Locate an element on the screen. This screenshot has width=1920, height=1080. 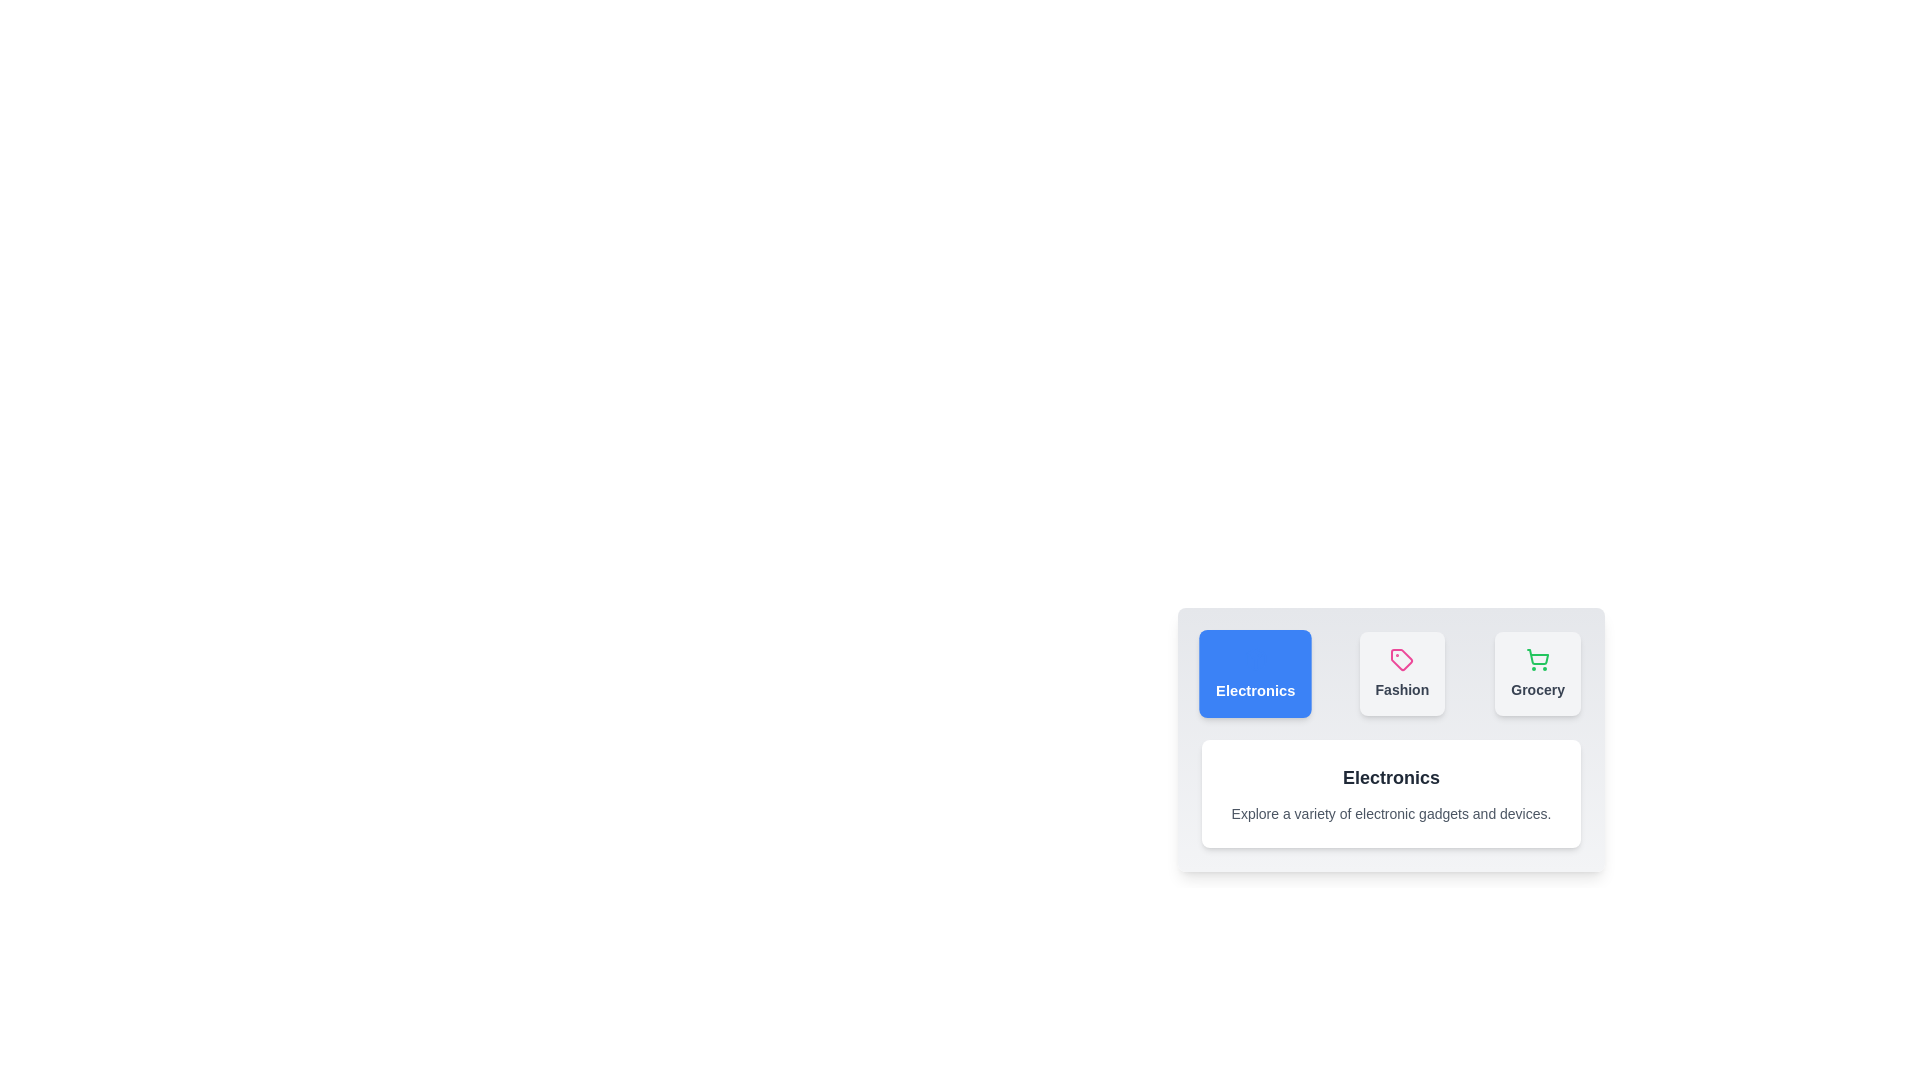
the Electronics tab to observe the hover effect is located at coordinates (1254, 674).